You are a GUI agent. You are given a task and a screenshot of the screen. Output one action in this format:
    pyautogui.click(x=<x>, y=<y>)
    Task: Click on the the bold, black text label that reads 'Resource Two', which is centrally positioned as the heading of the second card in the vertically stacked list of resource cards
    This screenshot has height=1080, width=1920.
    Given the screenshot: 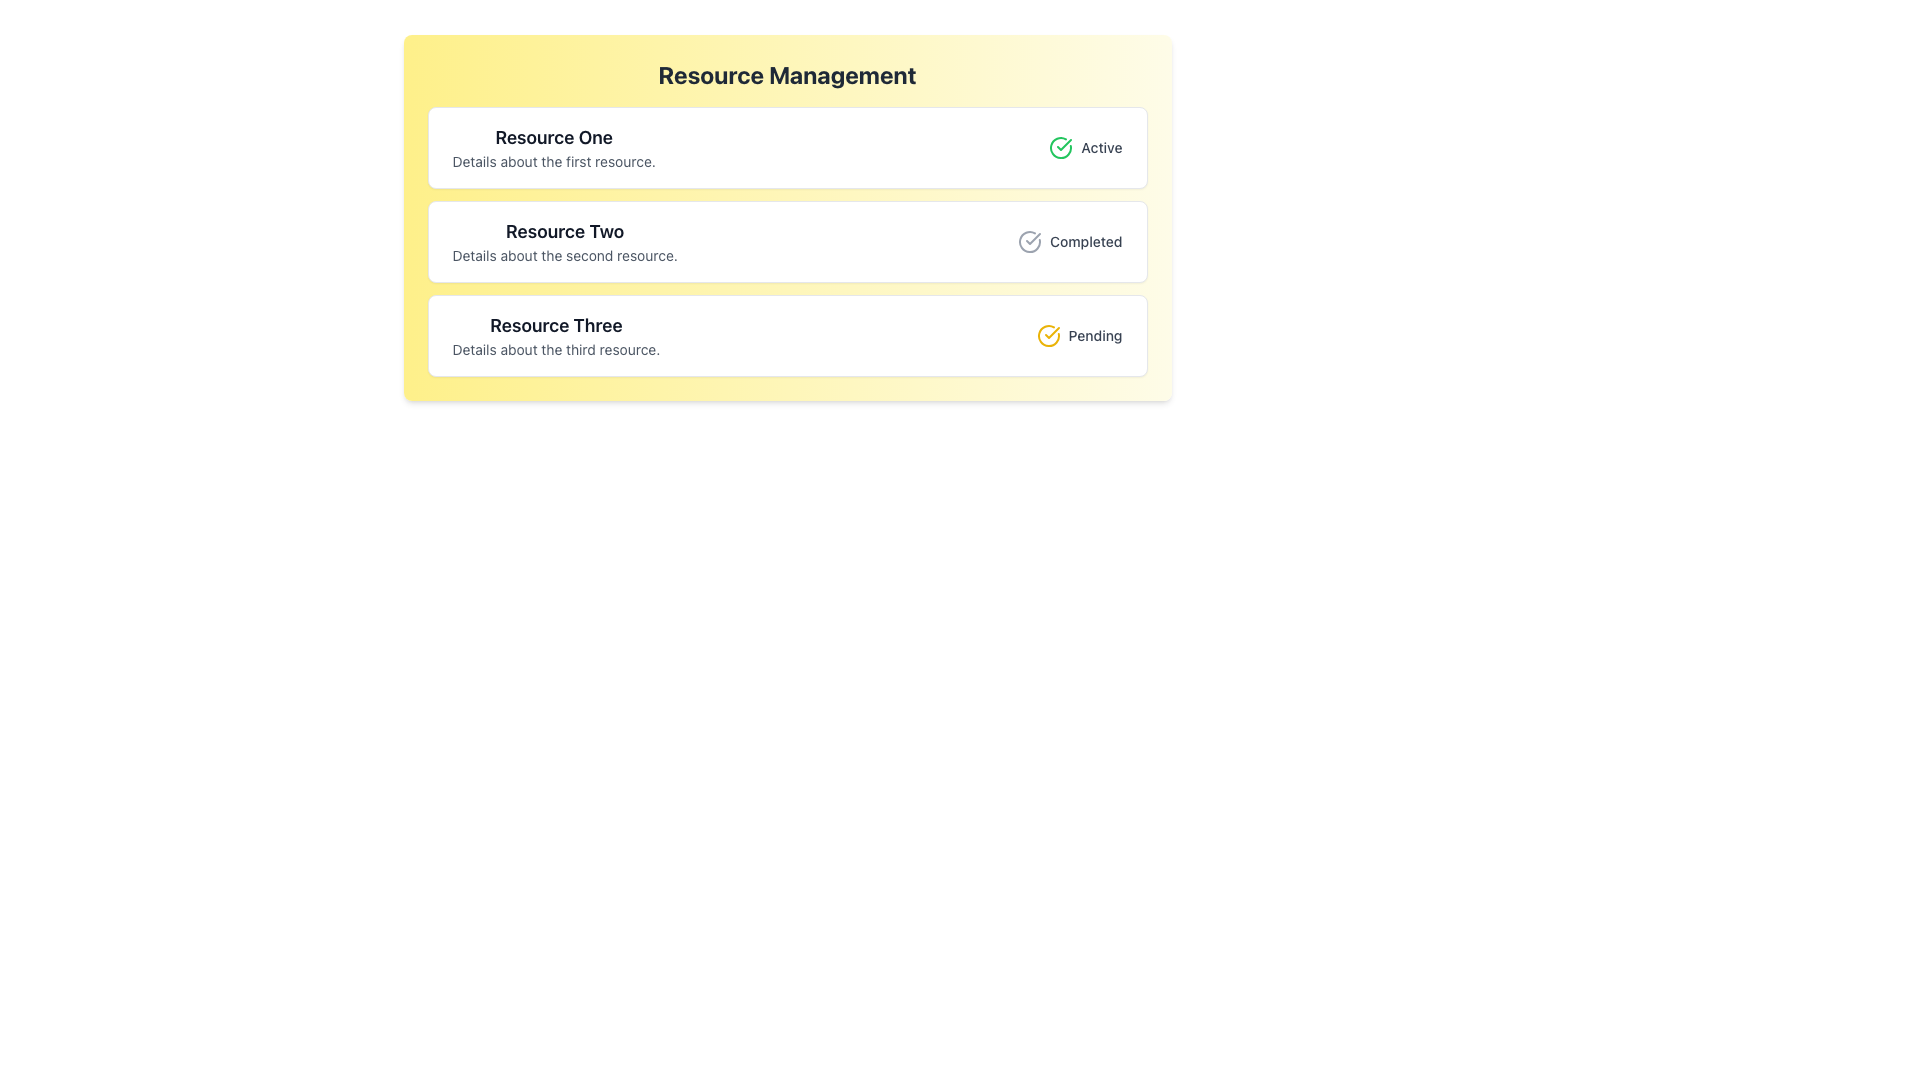 What is the action you would take?
    pyautogui.click(x=564, y=230)
    